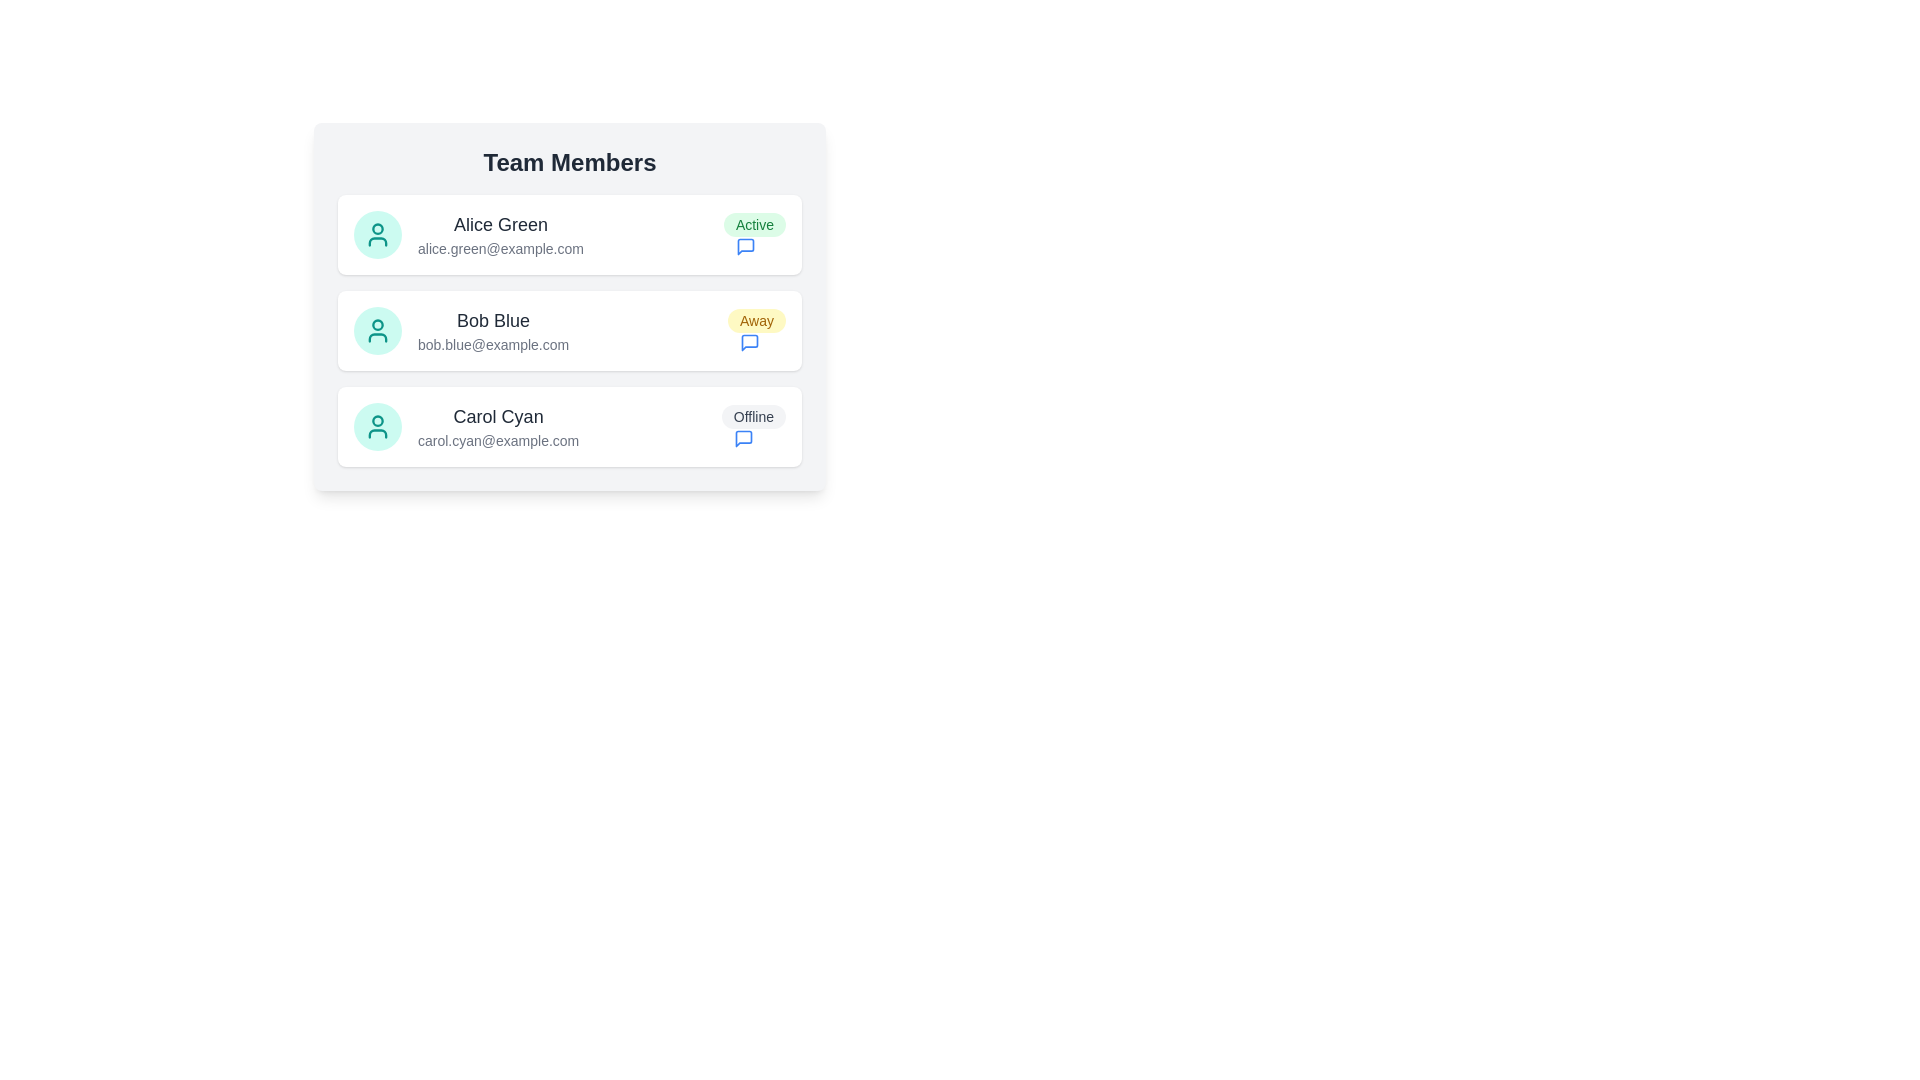 This screenshot has height=1080, width=1920. Describe the element at coordinates (756, 330) in the screenshot. I see `the Status indicator for 'Bob Blue', which displays 'Away' in a yellow pill-shaped background next to a blue speech-bubble-like icon` at that location.